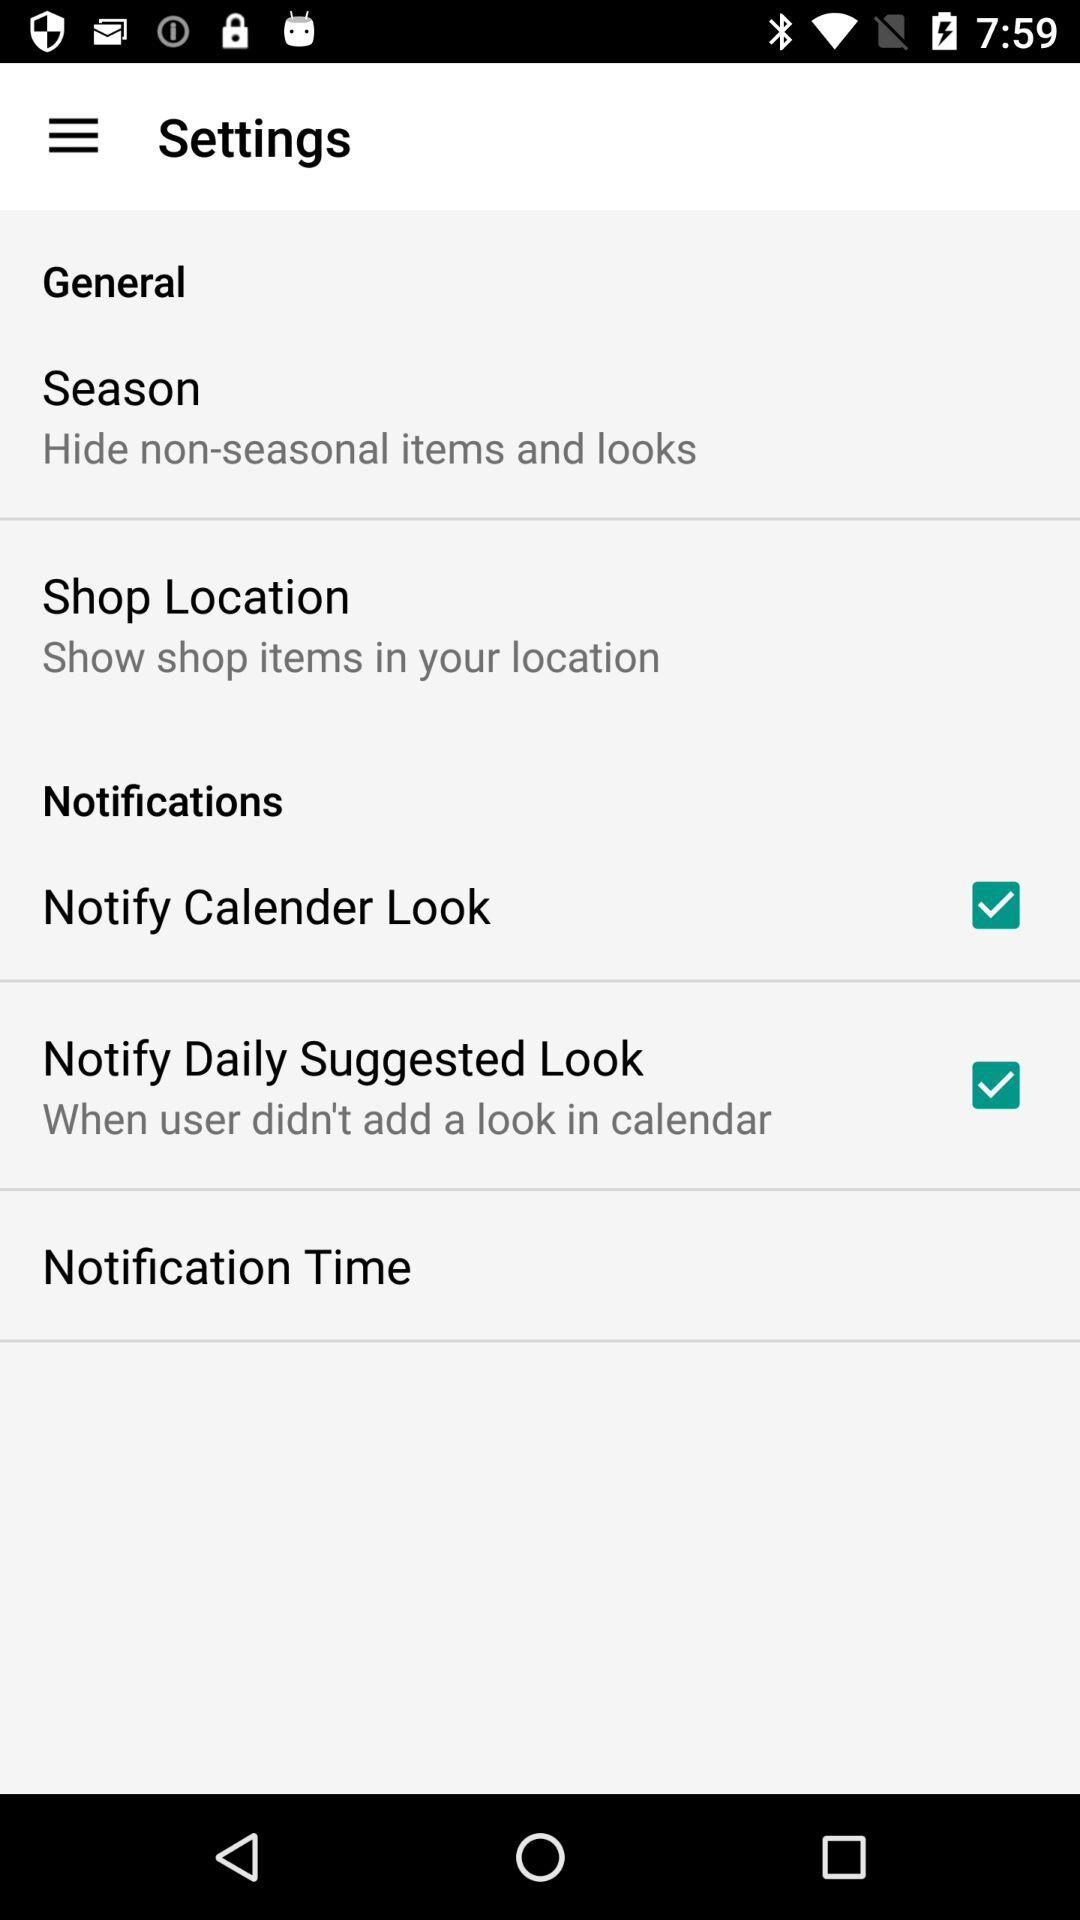 This screenshot has height=1920, width=1080. Describe the element at coordinates (369, 445) in the screenshot. I see `icon above shop location icon` at that location.